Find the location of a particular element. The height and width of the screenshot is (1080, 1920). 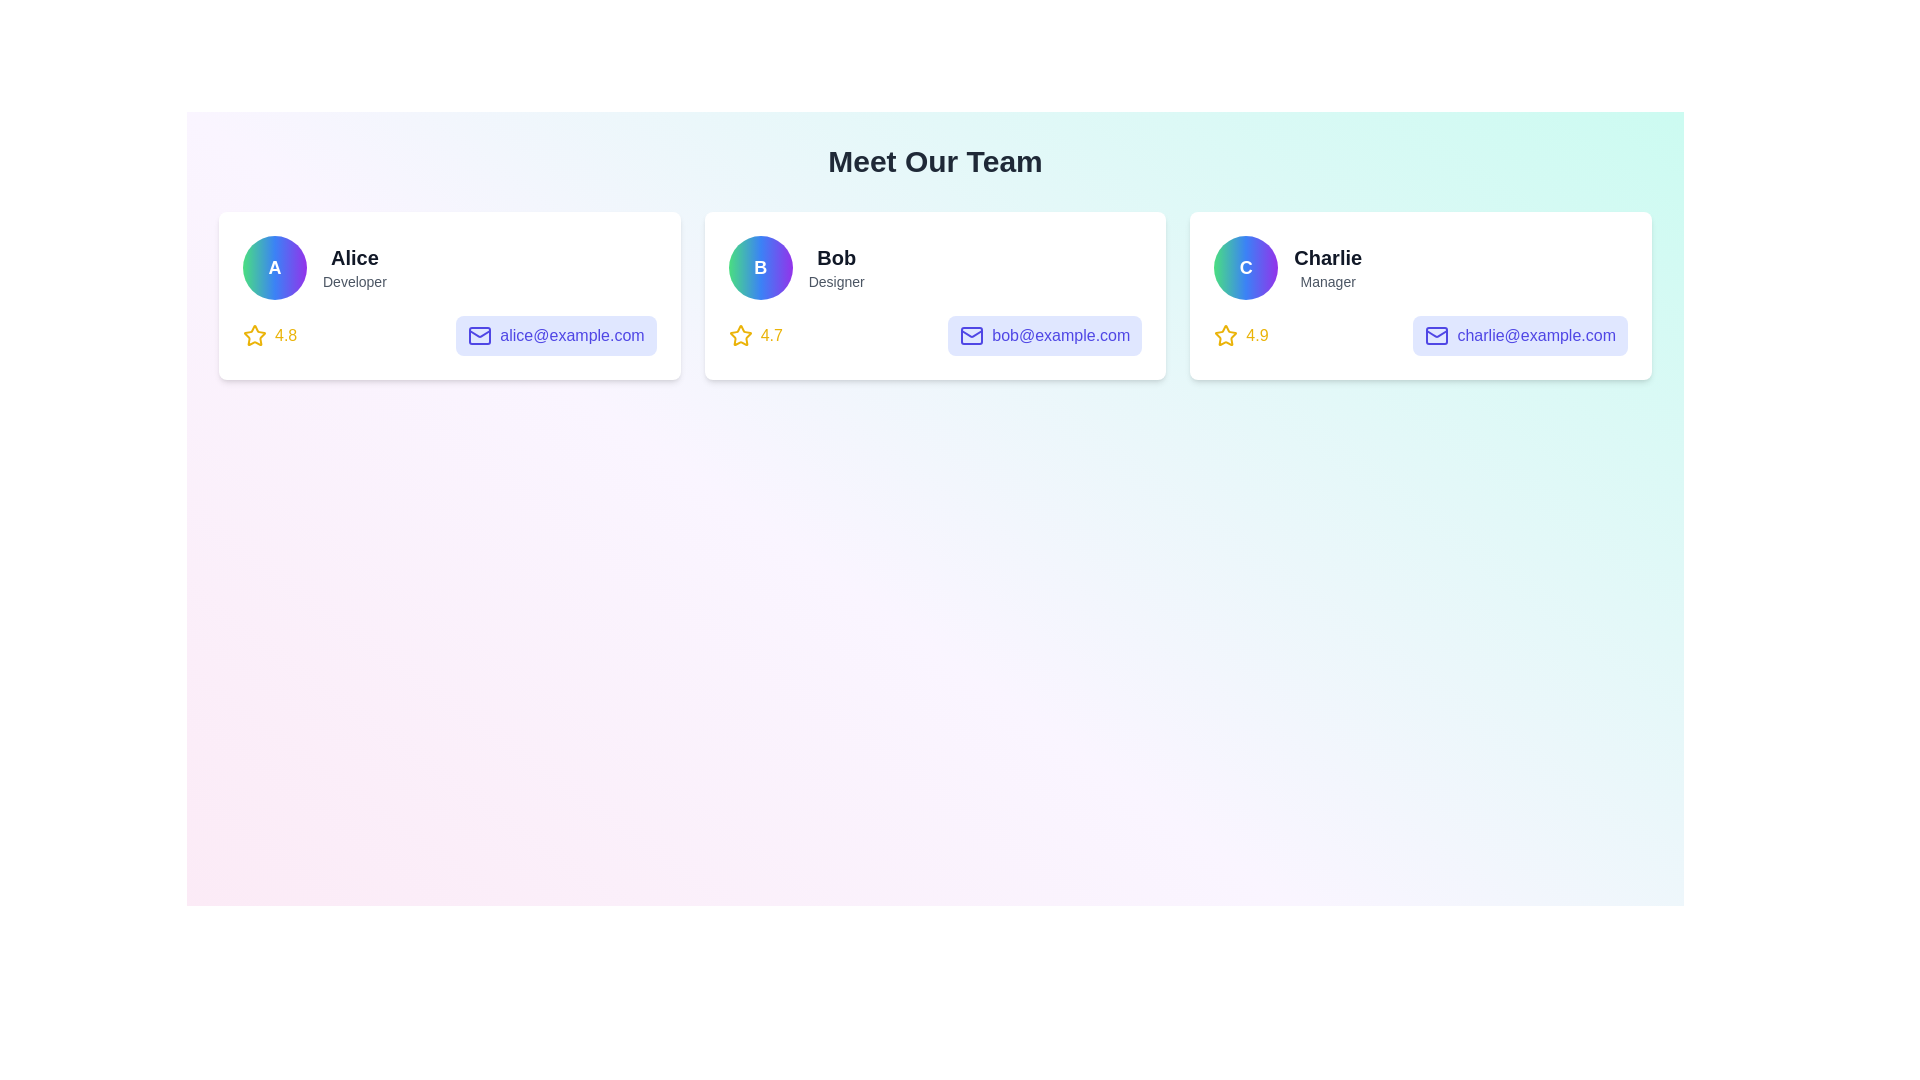

the rating display module for 'Bob' is located at coordinates (754, 334).